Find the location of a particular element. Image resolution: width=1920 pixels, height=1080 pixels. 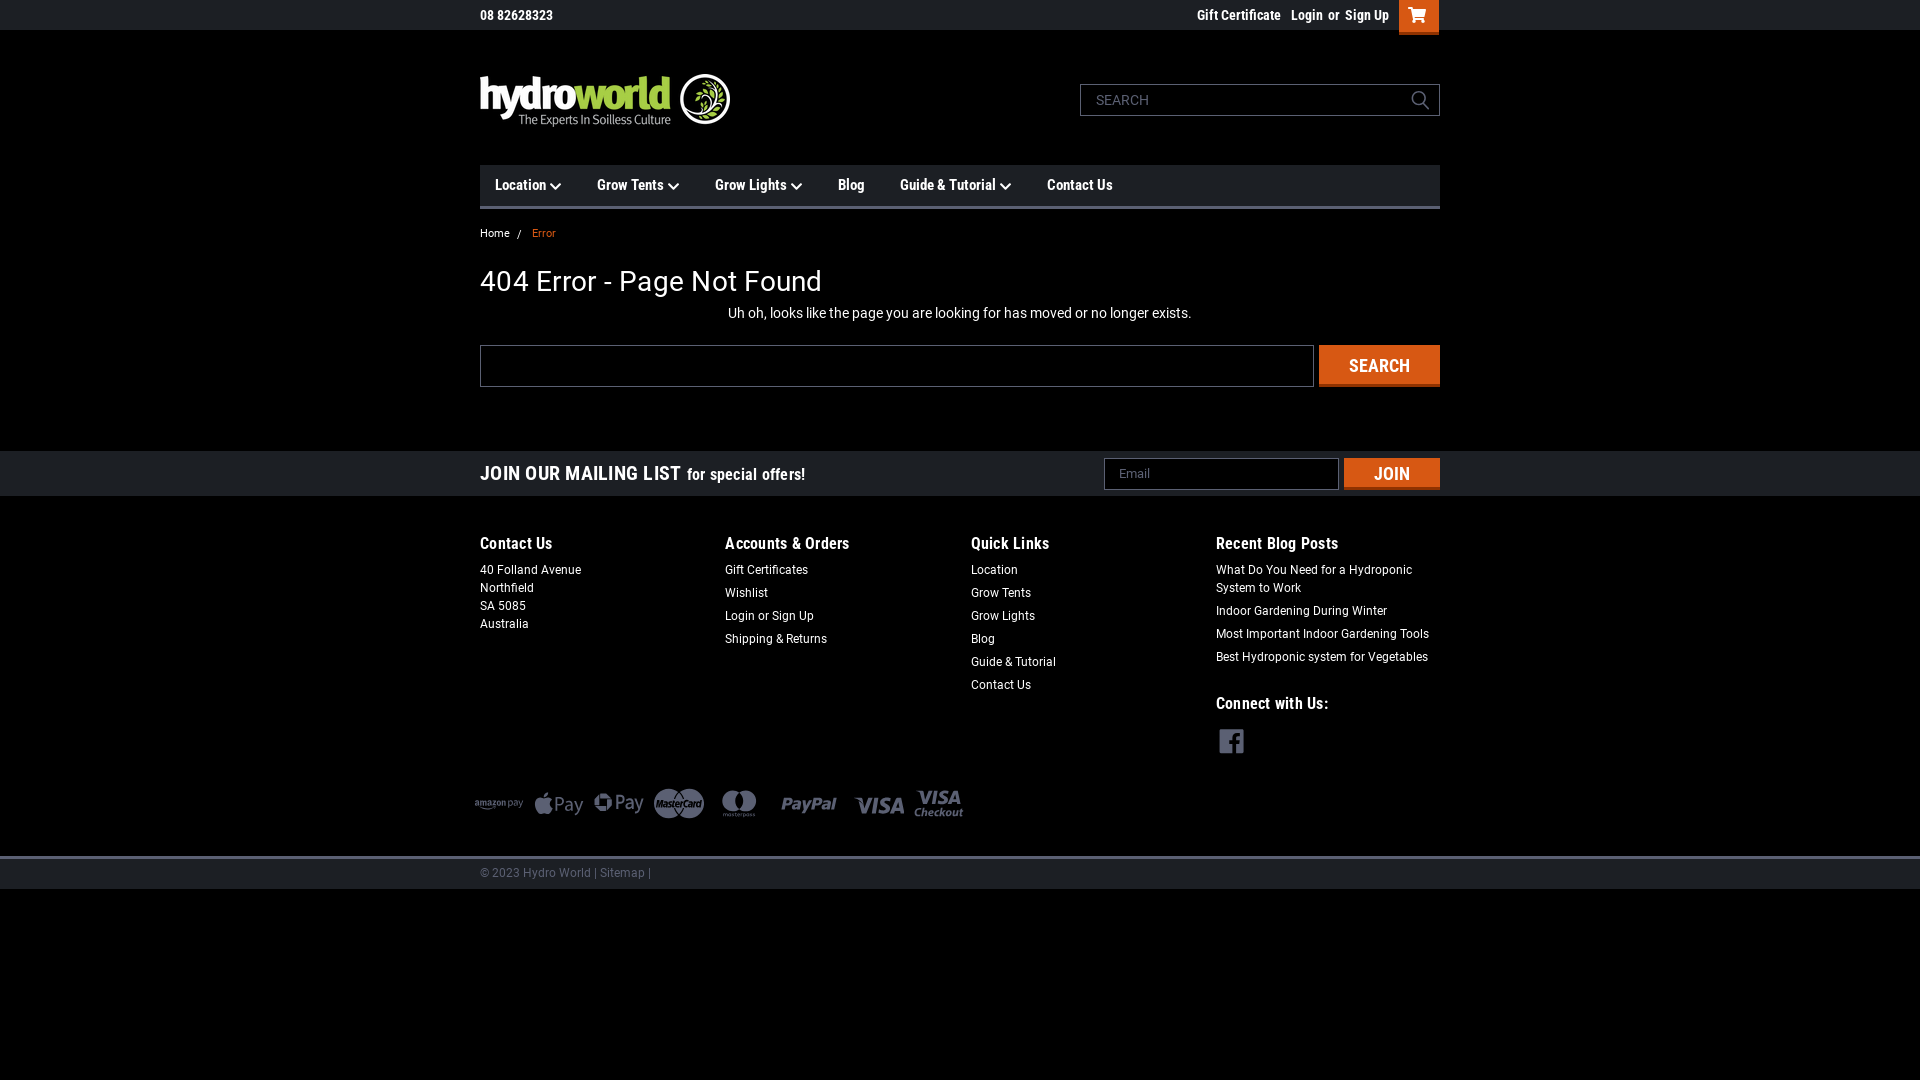

'Join' is located at coordinates (1391, 474).